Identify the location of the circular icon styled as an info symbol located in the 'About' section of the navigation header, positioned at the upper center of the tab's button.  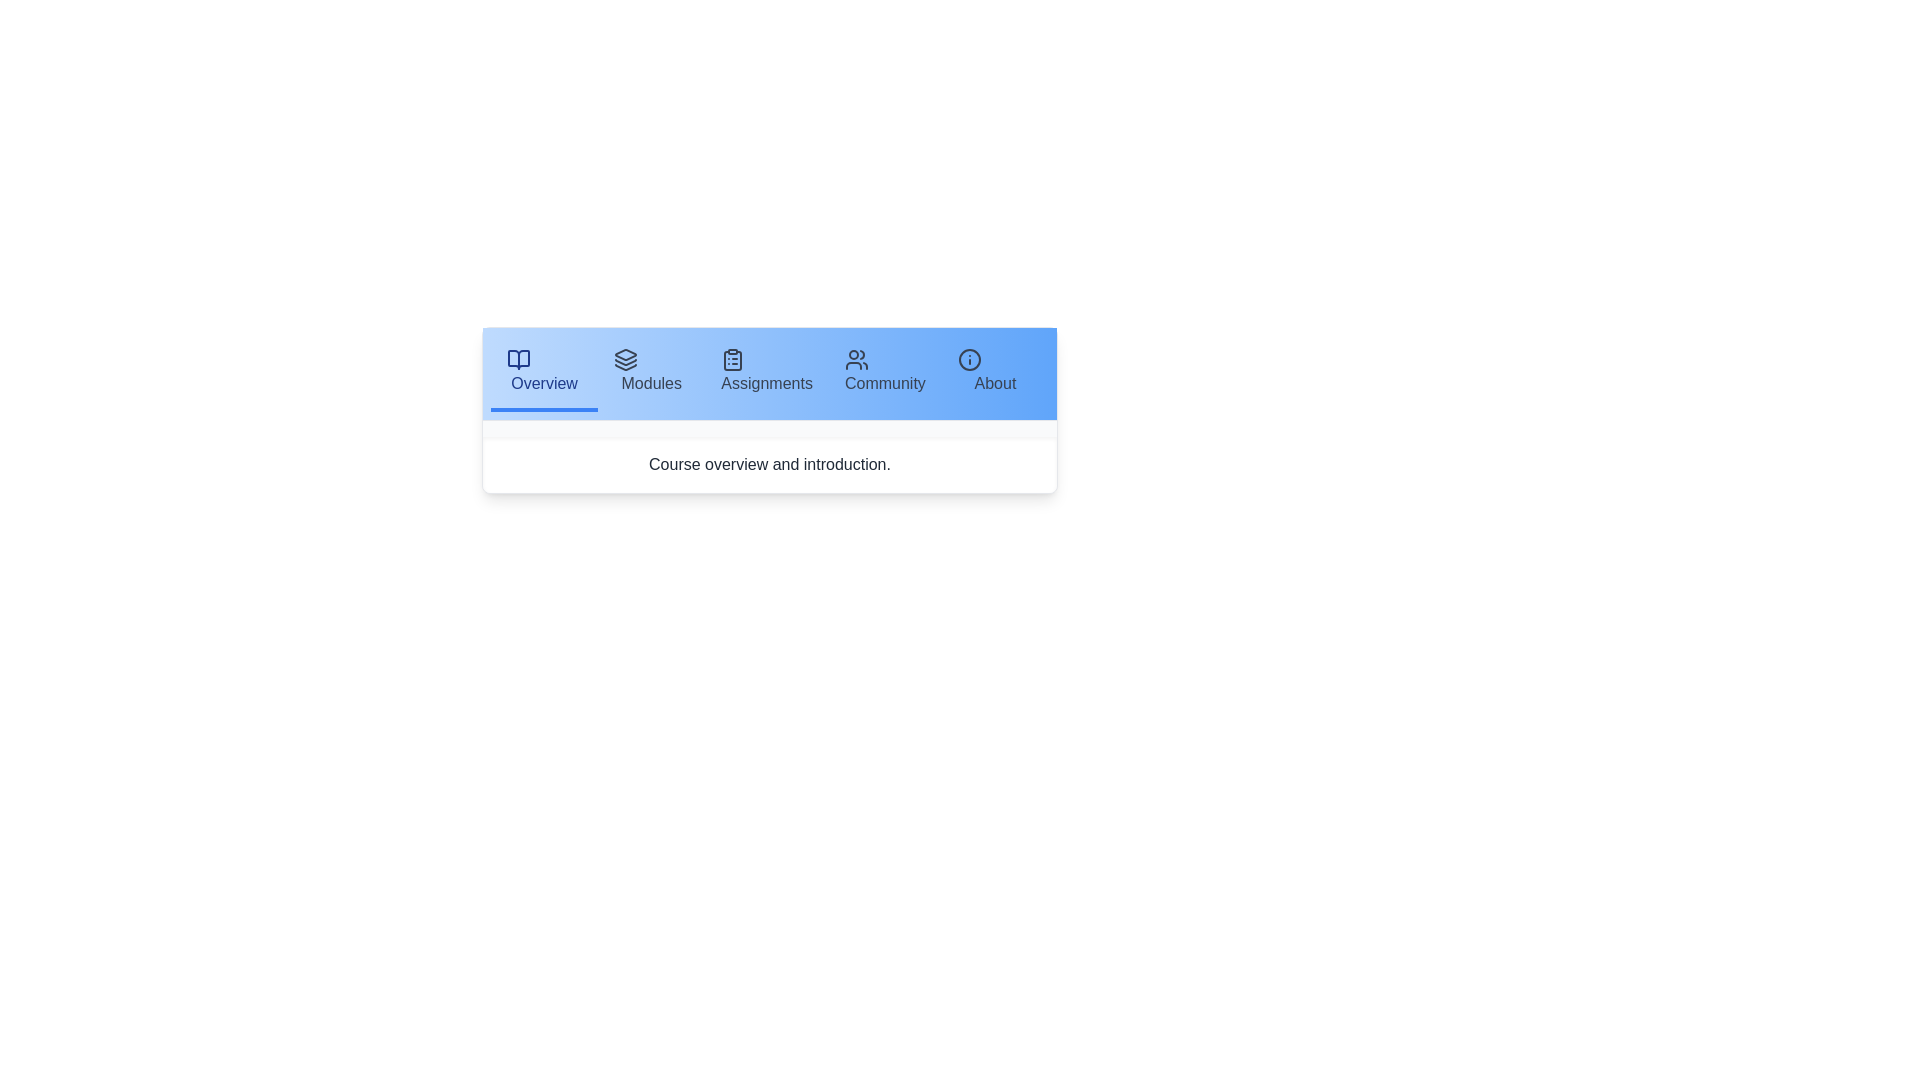
(969, 358).